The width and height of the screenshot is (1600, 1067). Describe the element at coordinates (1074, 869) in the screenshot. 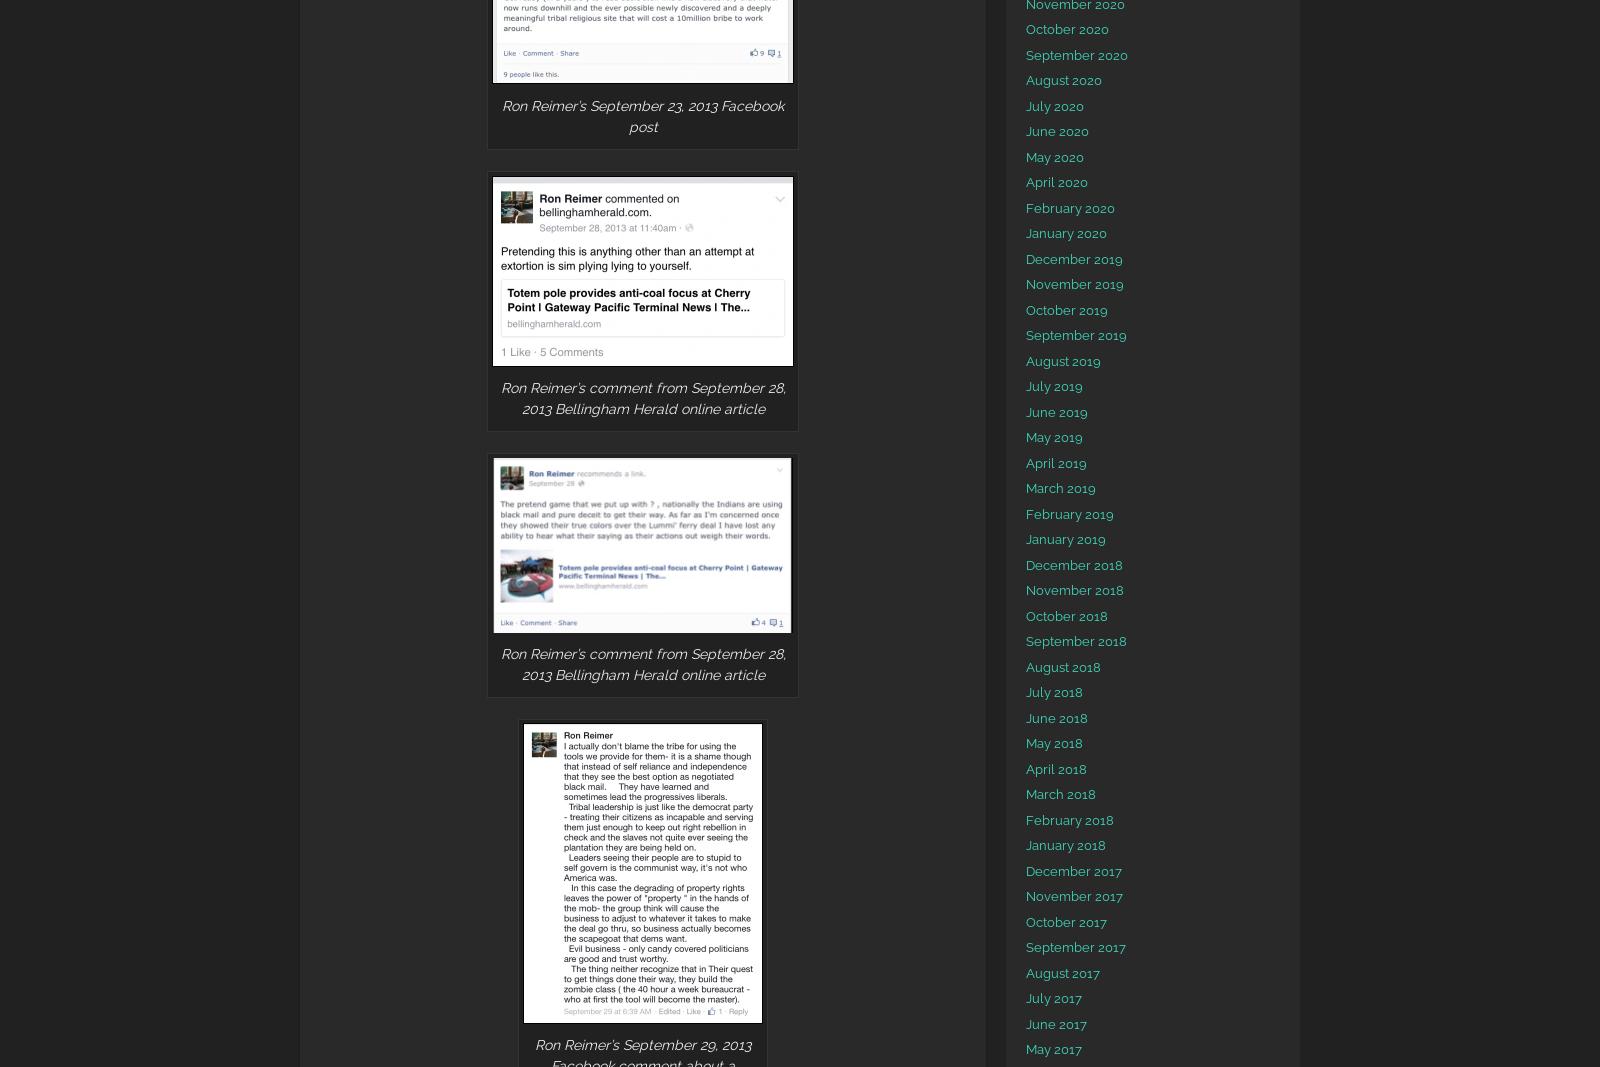

I see `'December 2017'` at that location.